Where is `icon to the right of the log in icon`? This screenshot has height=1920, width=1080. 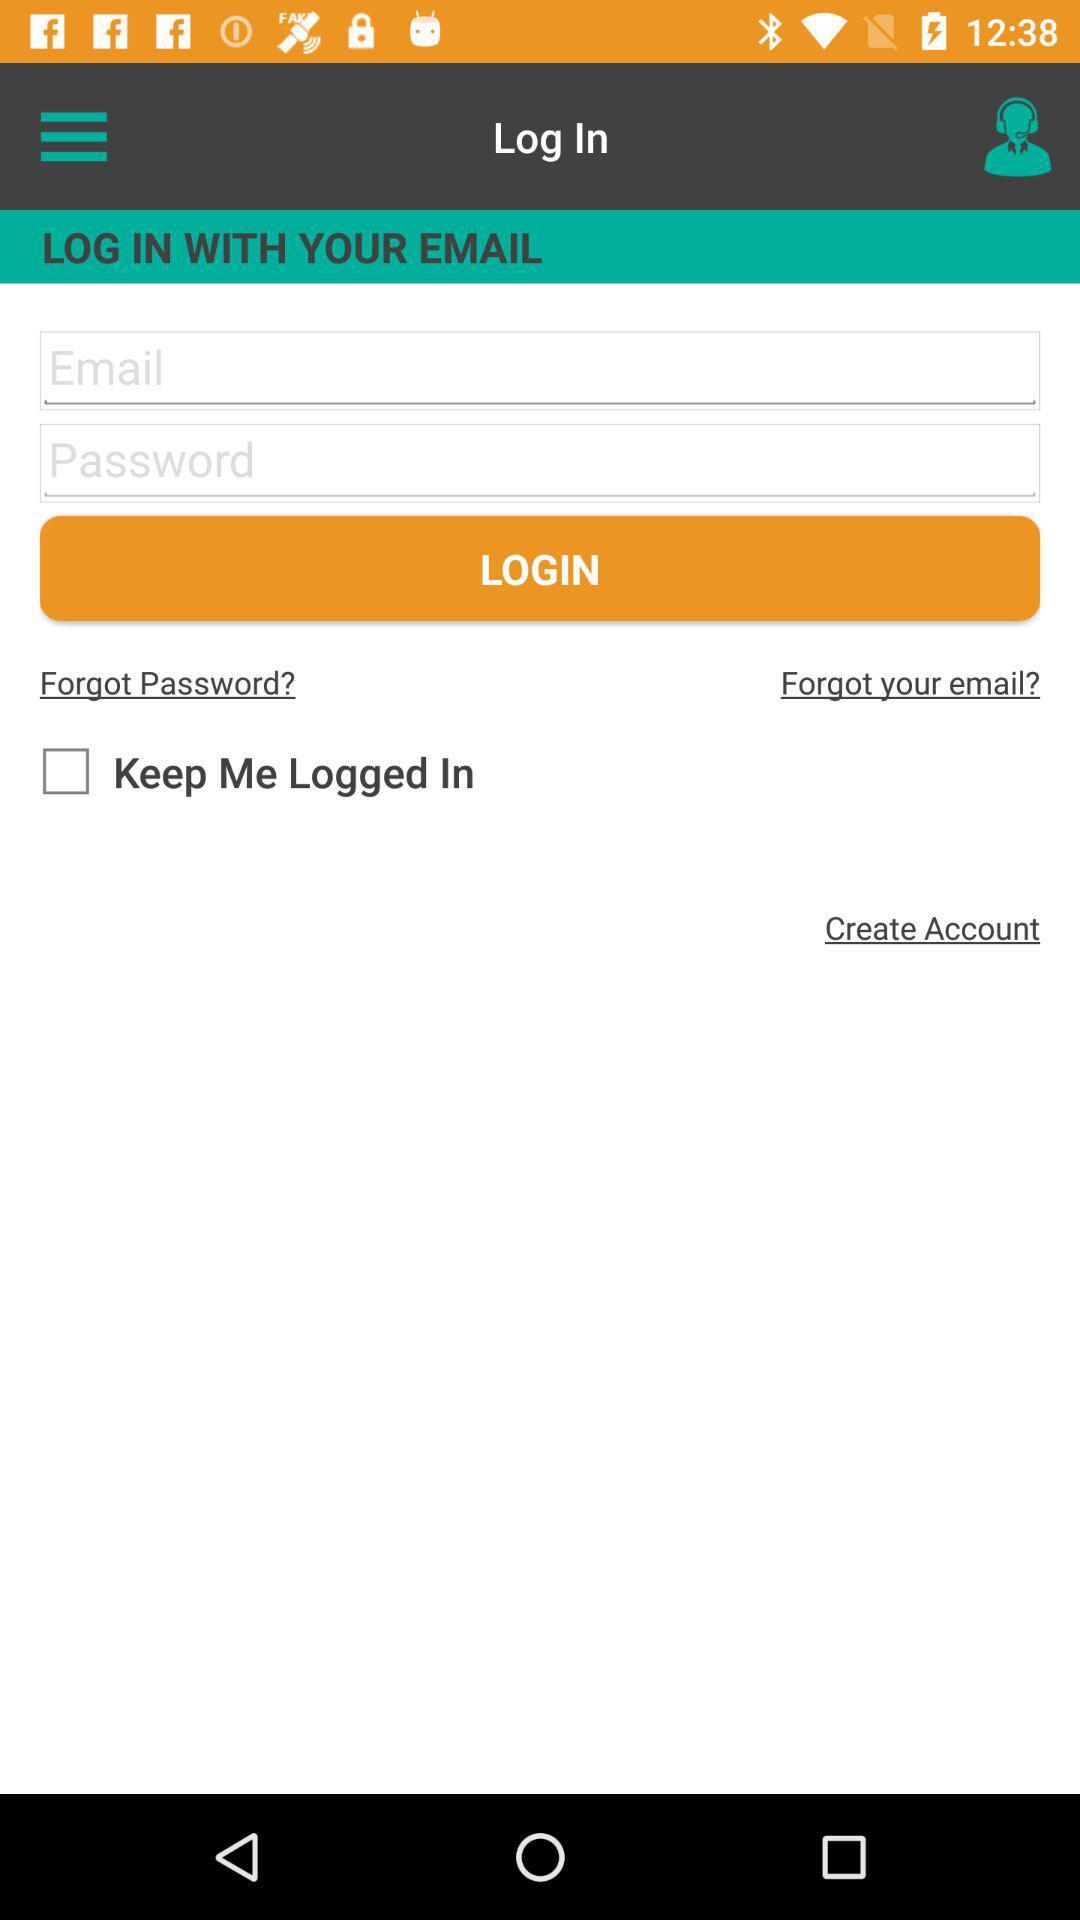
icon to the right of the log in icon is located at coordinates (1017, 135).